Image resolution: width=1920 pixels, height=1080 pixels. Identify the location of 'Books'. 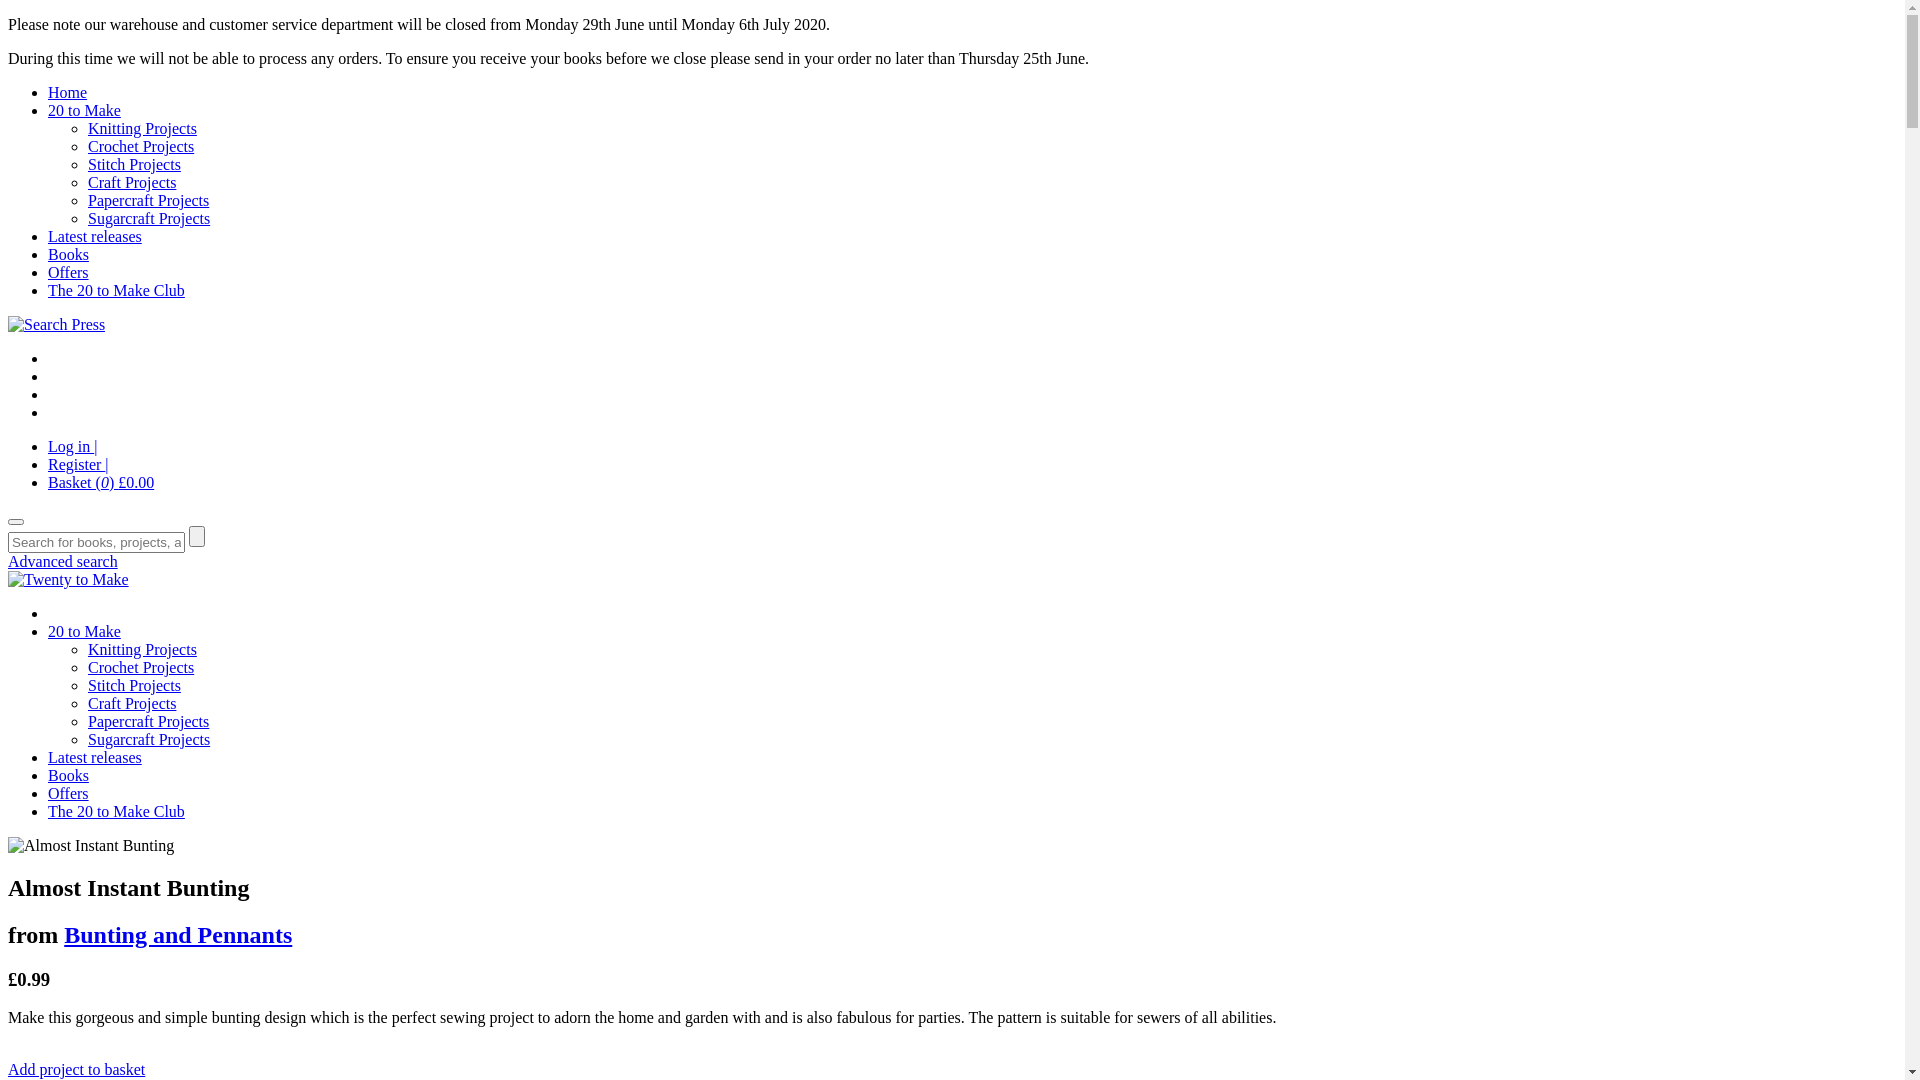
(68, 774).